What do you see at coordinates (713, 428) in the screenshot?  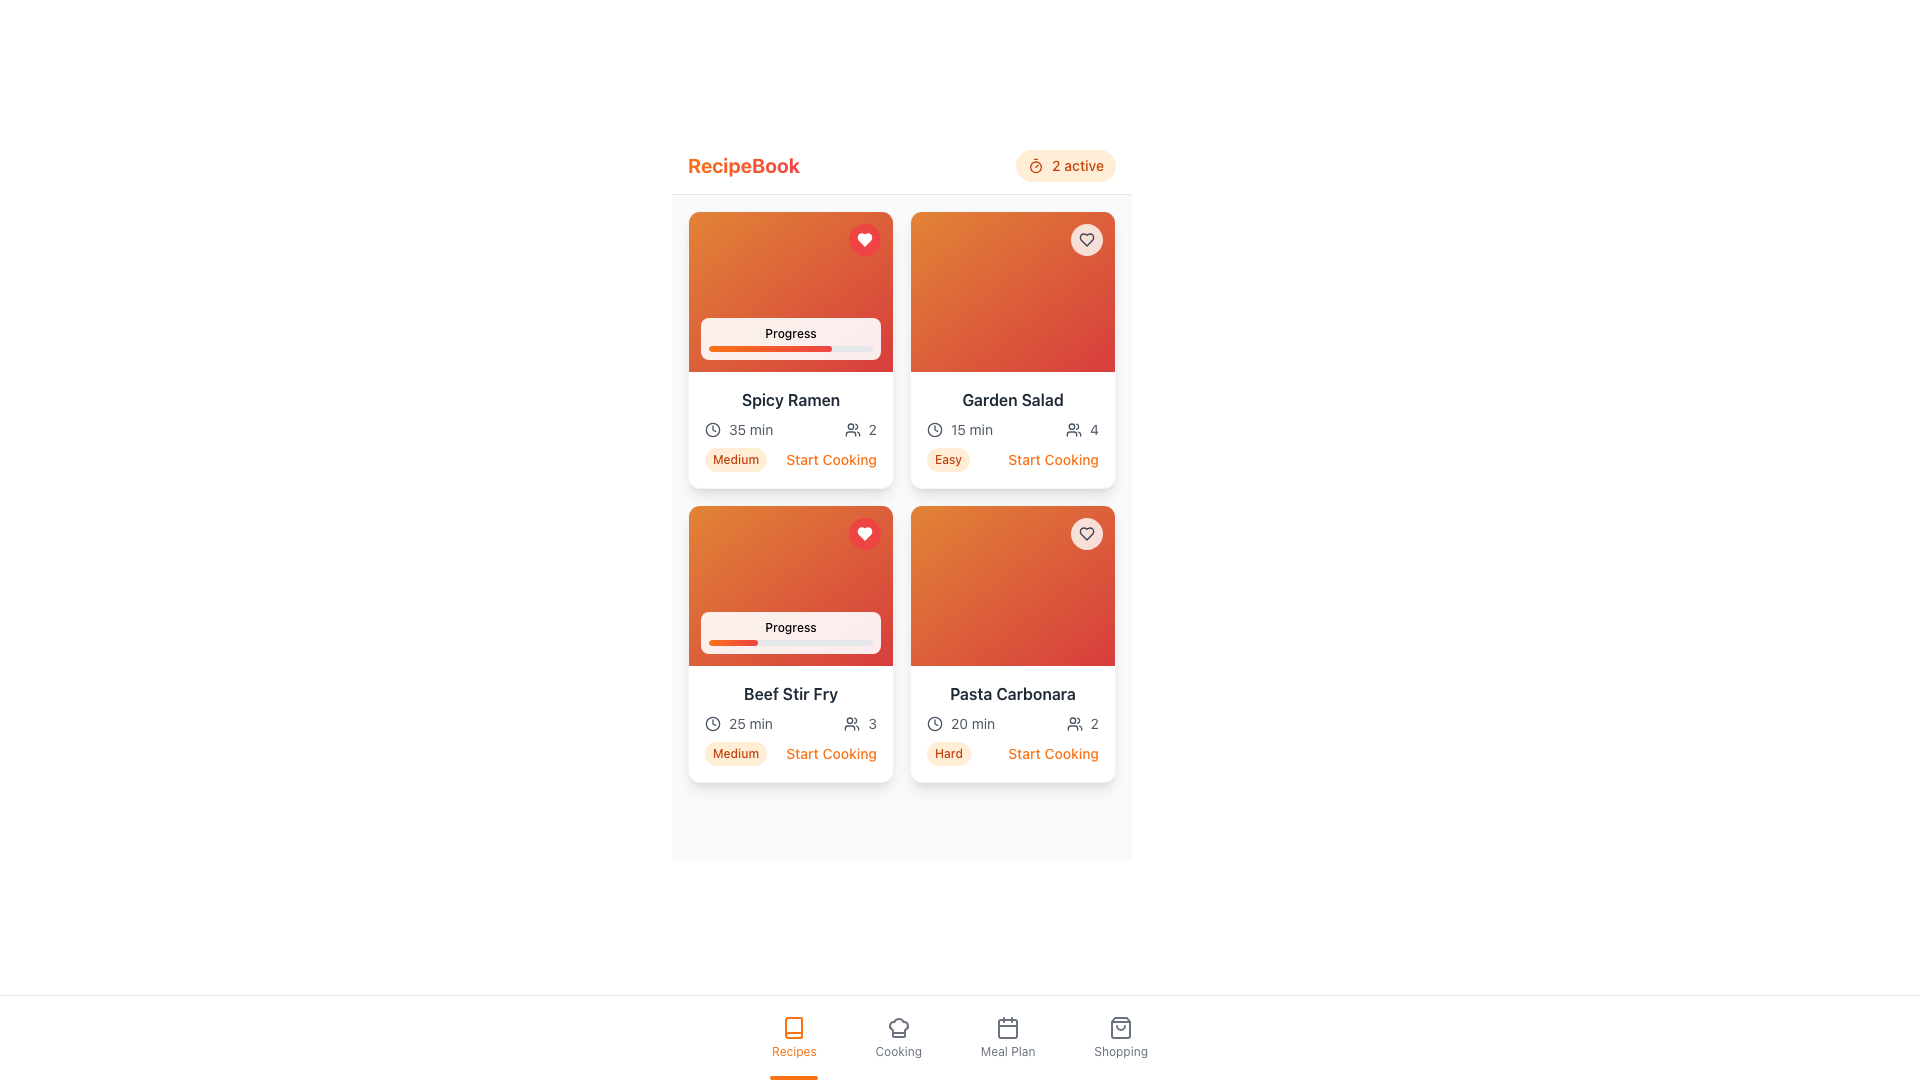 I see `clock icon SVG located within the 'Spicy Ramen' card, positioned to the left of the text '35 min.'` at bounding box center [713, 428].